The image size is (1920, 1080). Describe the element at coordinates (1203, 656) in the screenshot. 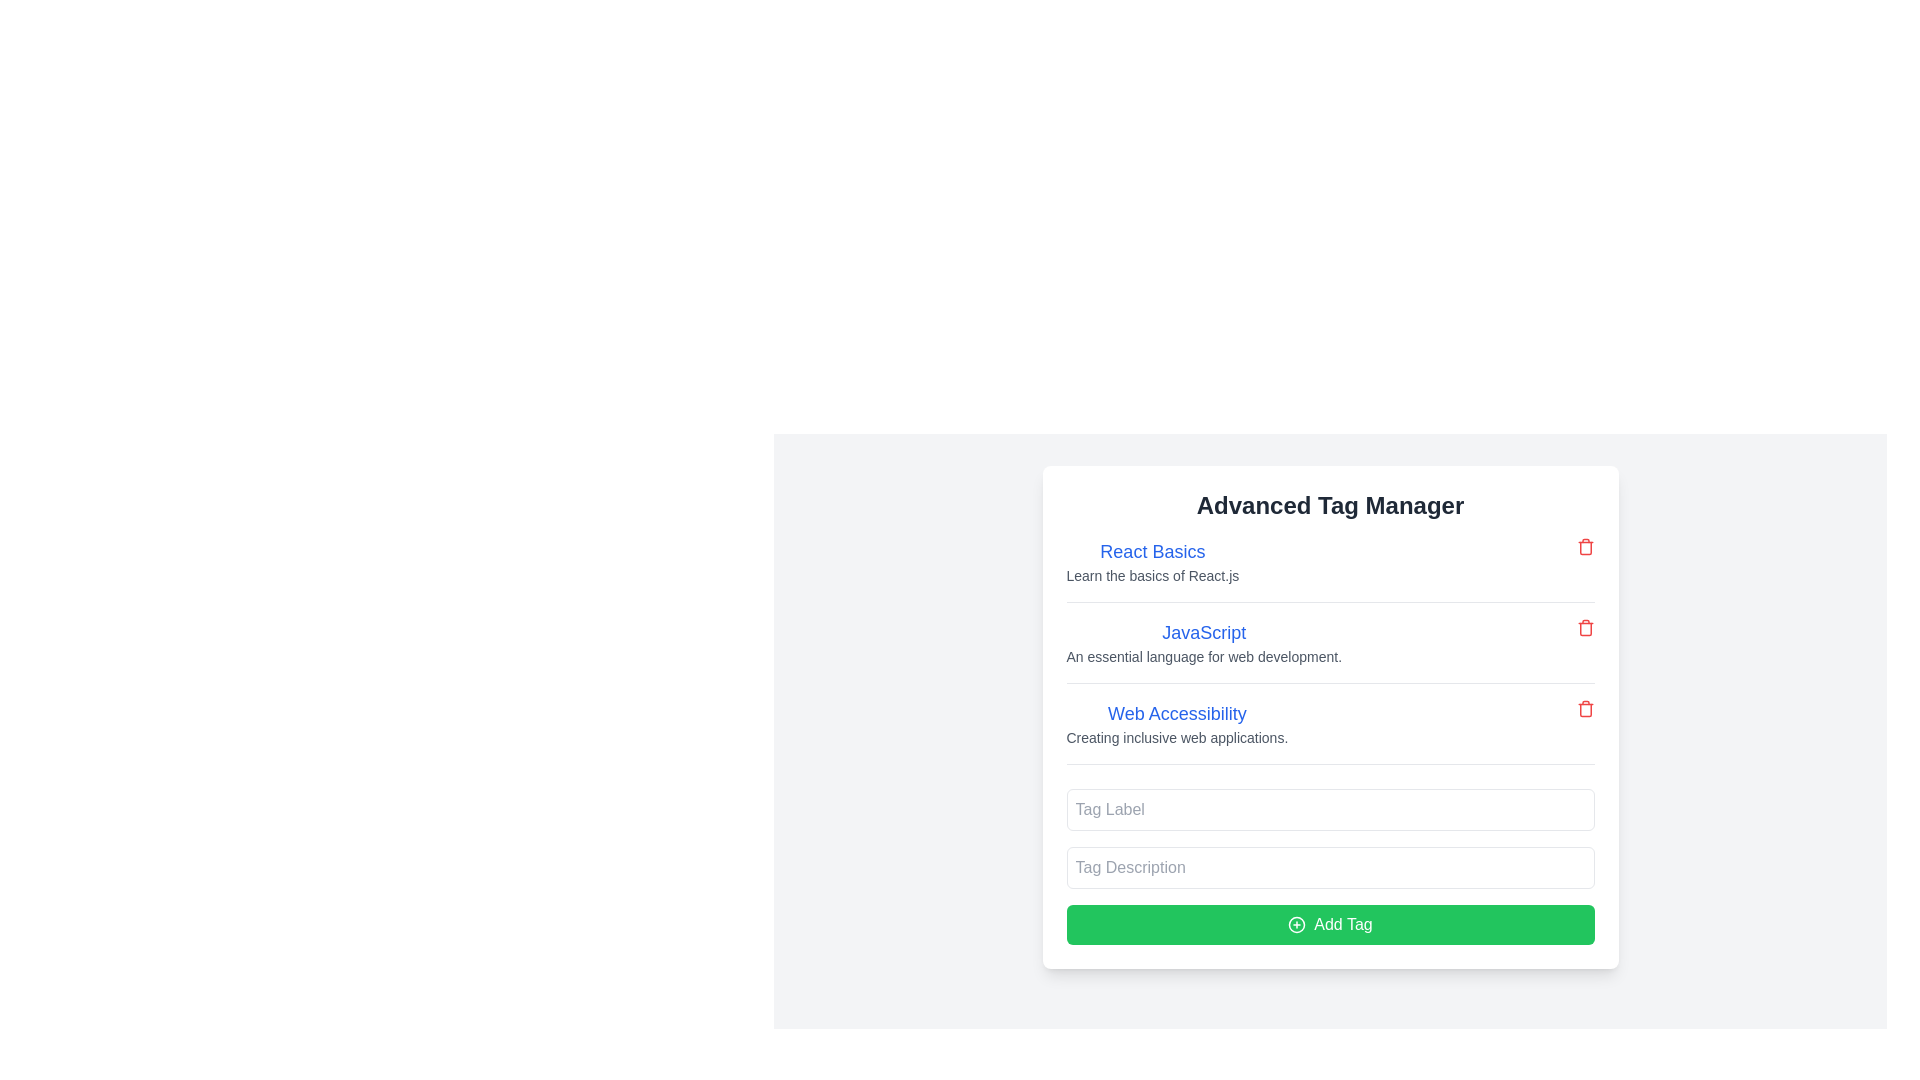

I see `the static text element that reads 'An essential language for web development.' located under the 'JavaScript' heading in the 'Advanced Tag Manager' section` at that location.